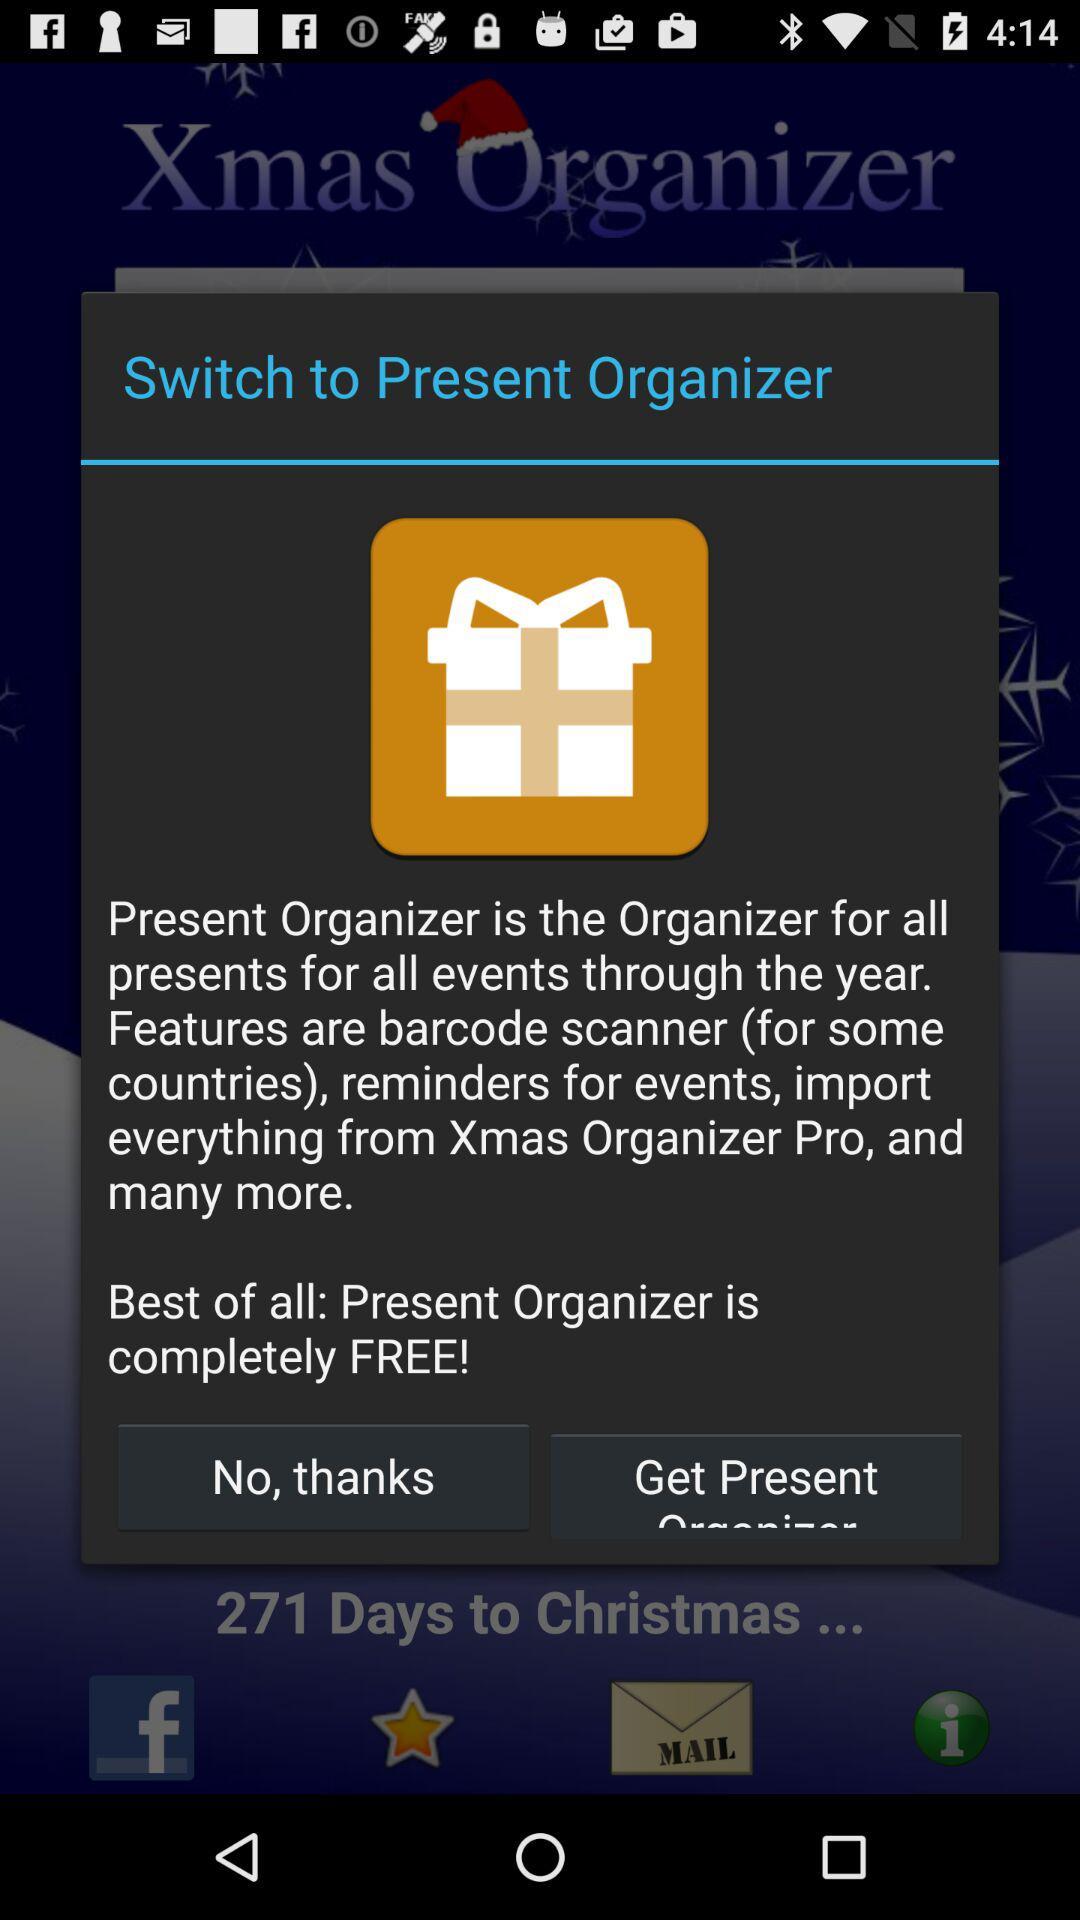 The image size is (1080, 1920). I want to click on the item below present organizer is item, so click(322, 1475).